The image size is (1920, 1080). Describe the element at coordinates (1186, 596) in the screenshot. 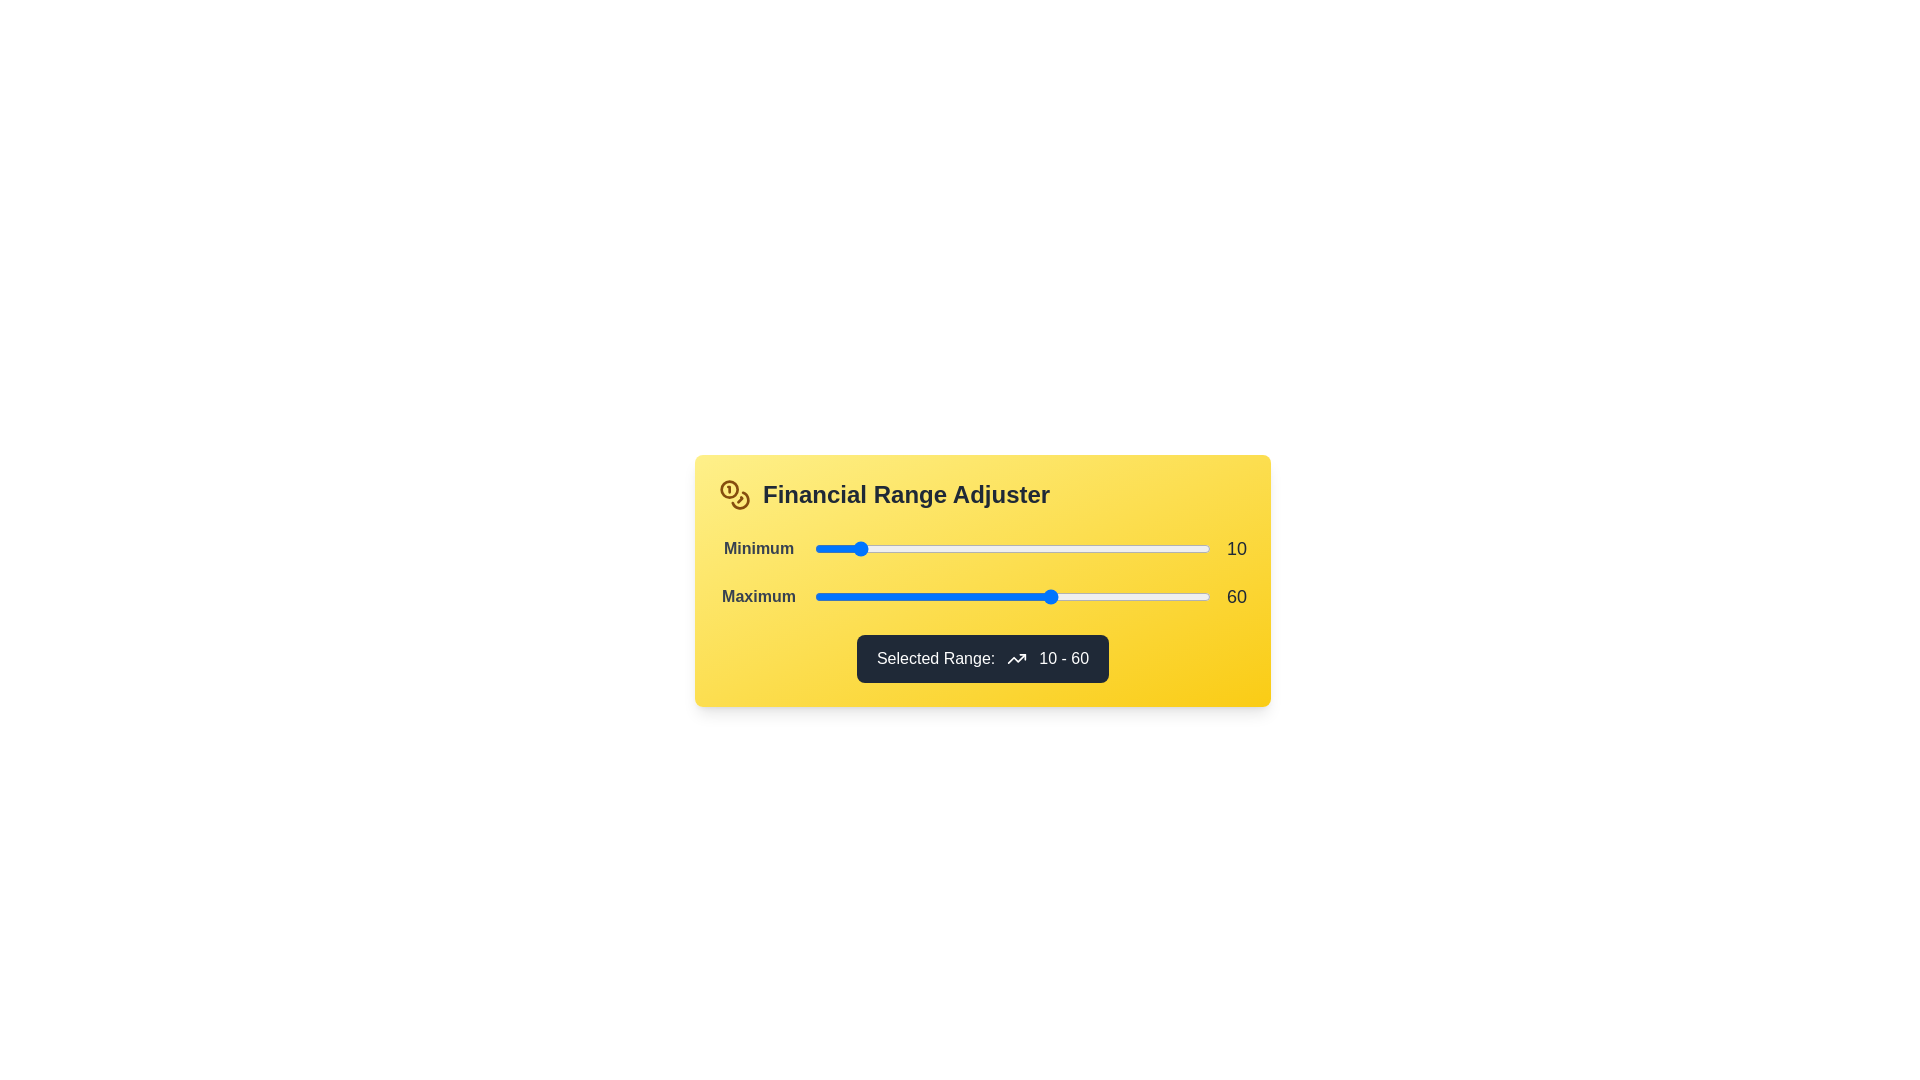

I see `the 'Maximum' range slider to 94` at that location.